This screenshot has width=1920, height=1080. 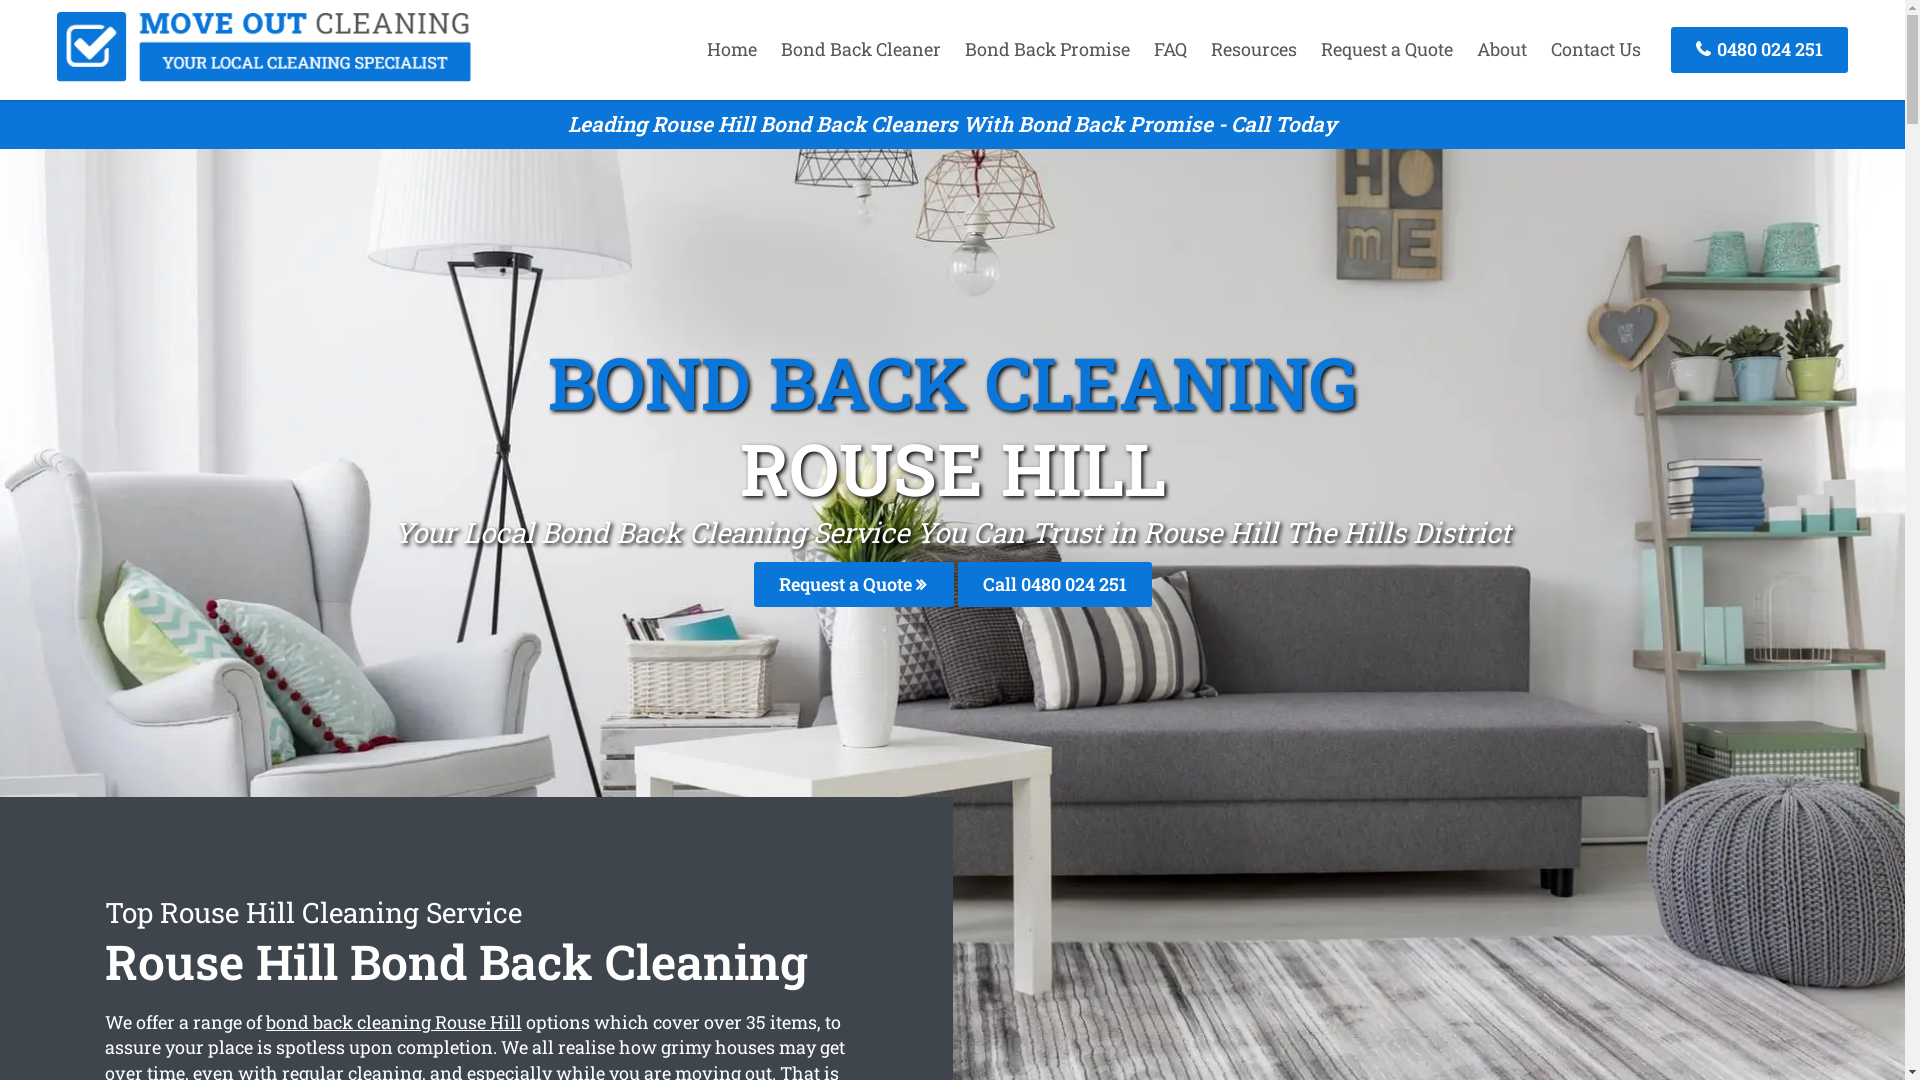 I want to click on '0480 024 251', so click(x=1758, y=48).